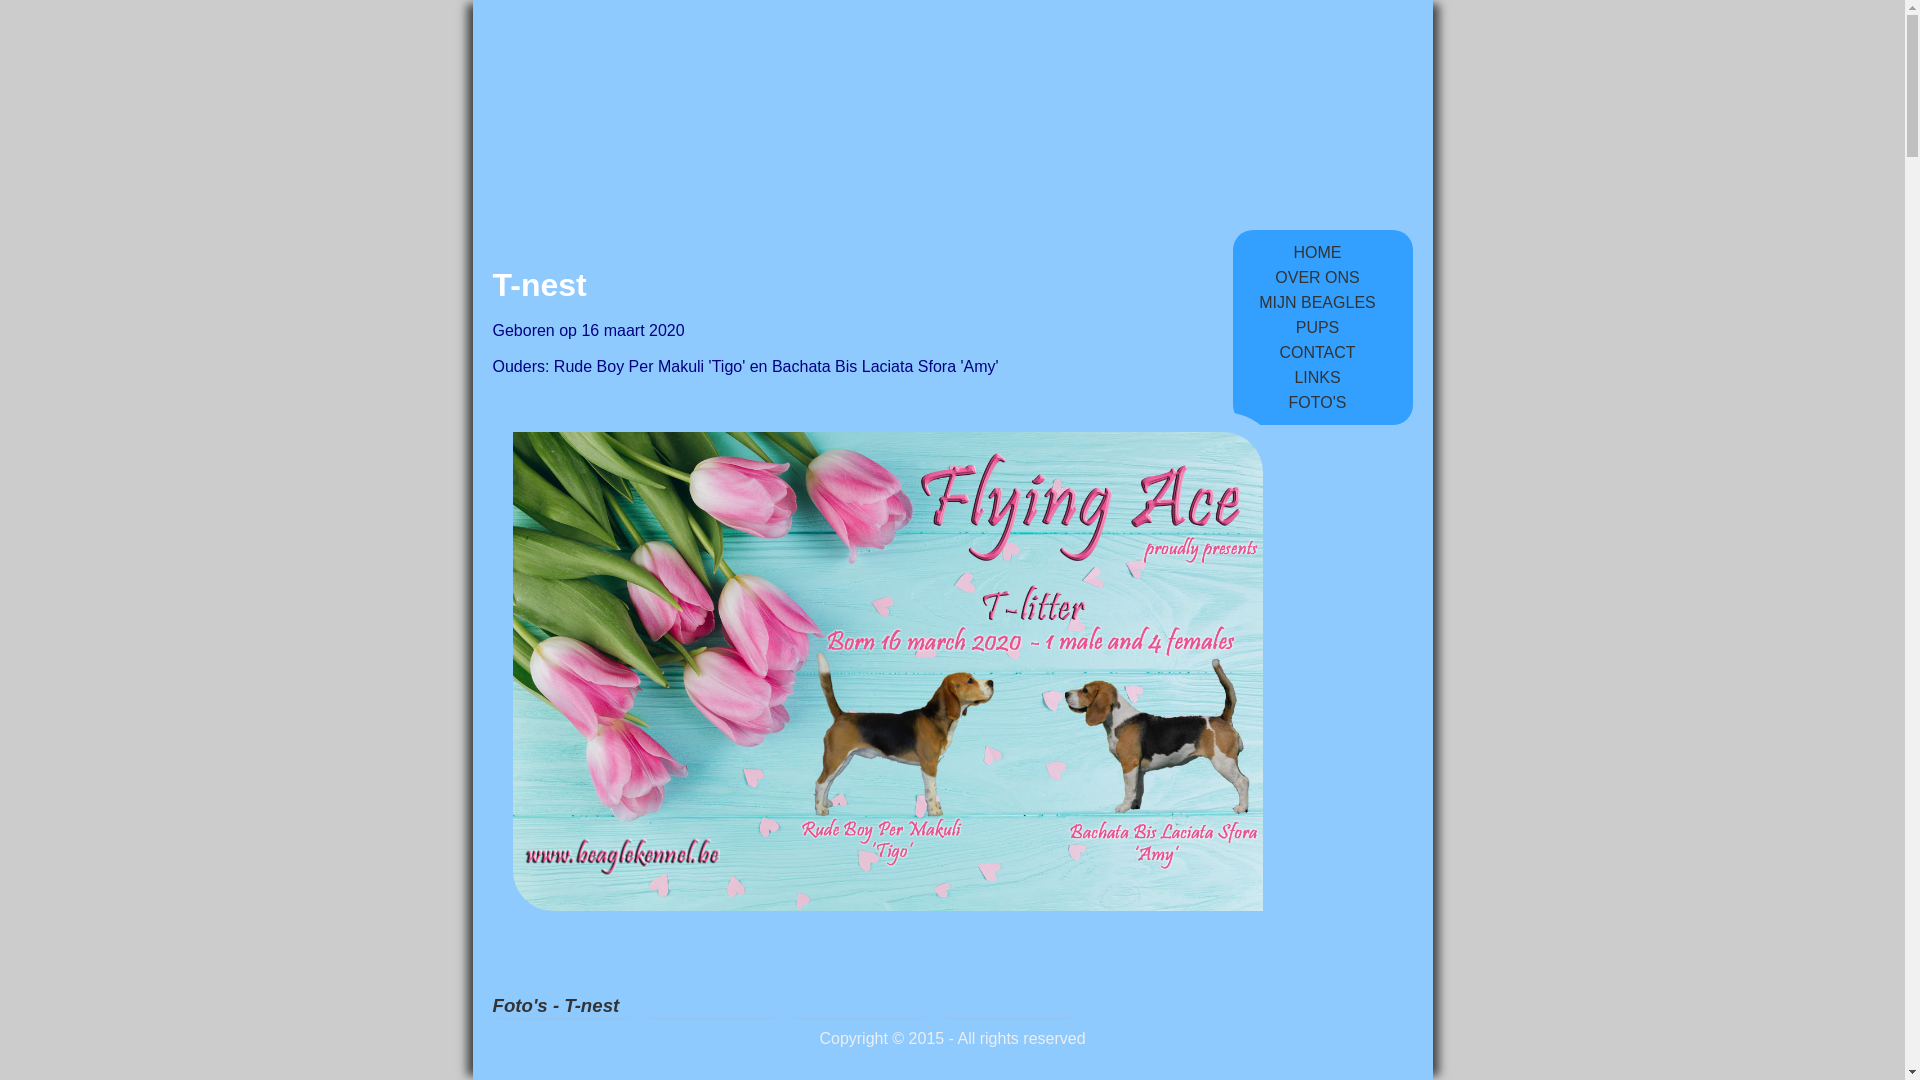 This screenshot has height=1080, width=1920. I want to click on 'CONTACT', so click(1316, 351).